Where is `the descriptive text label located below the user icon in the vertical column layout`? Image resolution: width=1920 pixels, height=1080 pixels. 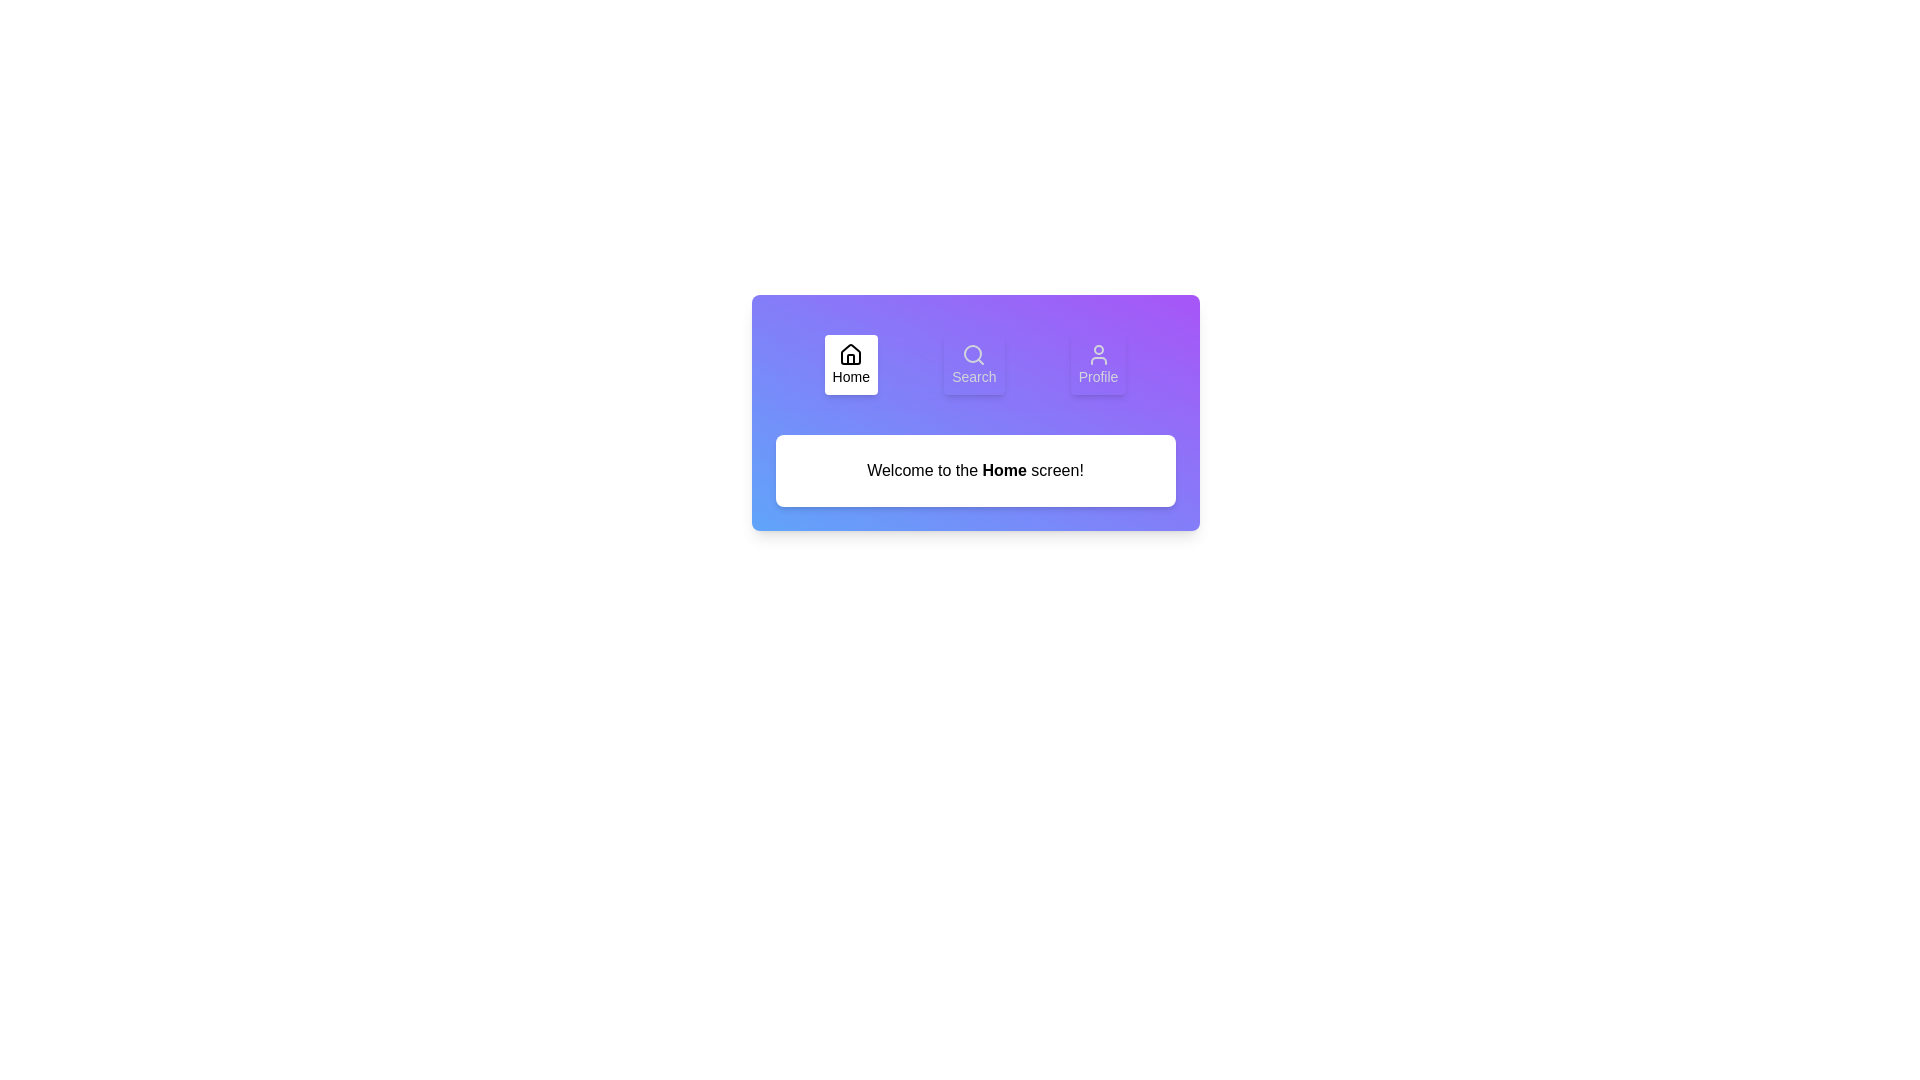
the descriptive text label located below the user icon in the vertical column layout is located at coordinates (1097, 377).